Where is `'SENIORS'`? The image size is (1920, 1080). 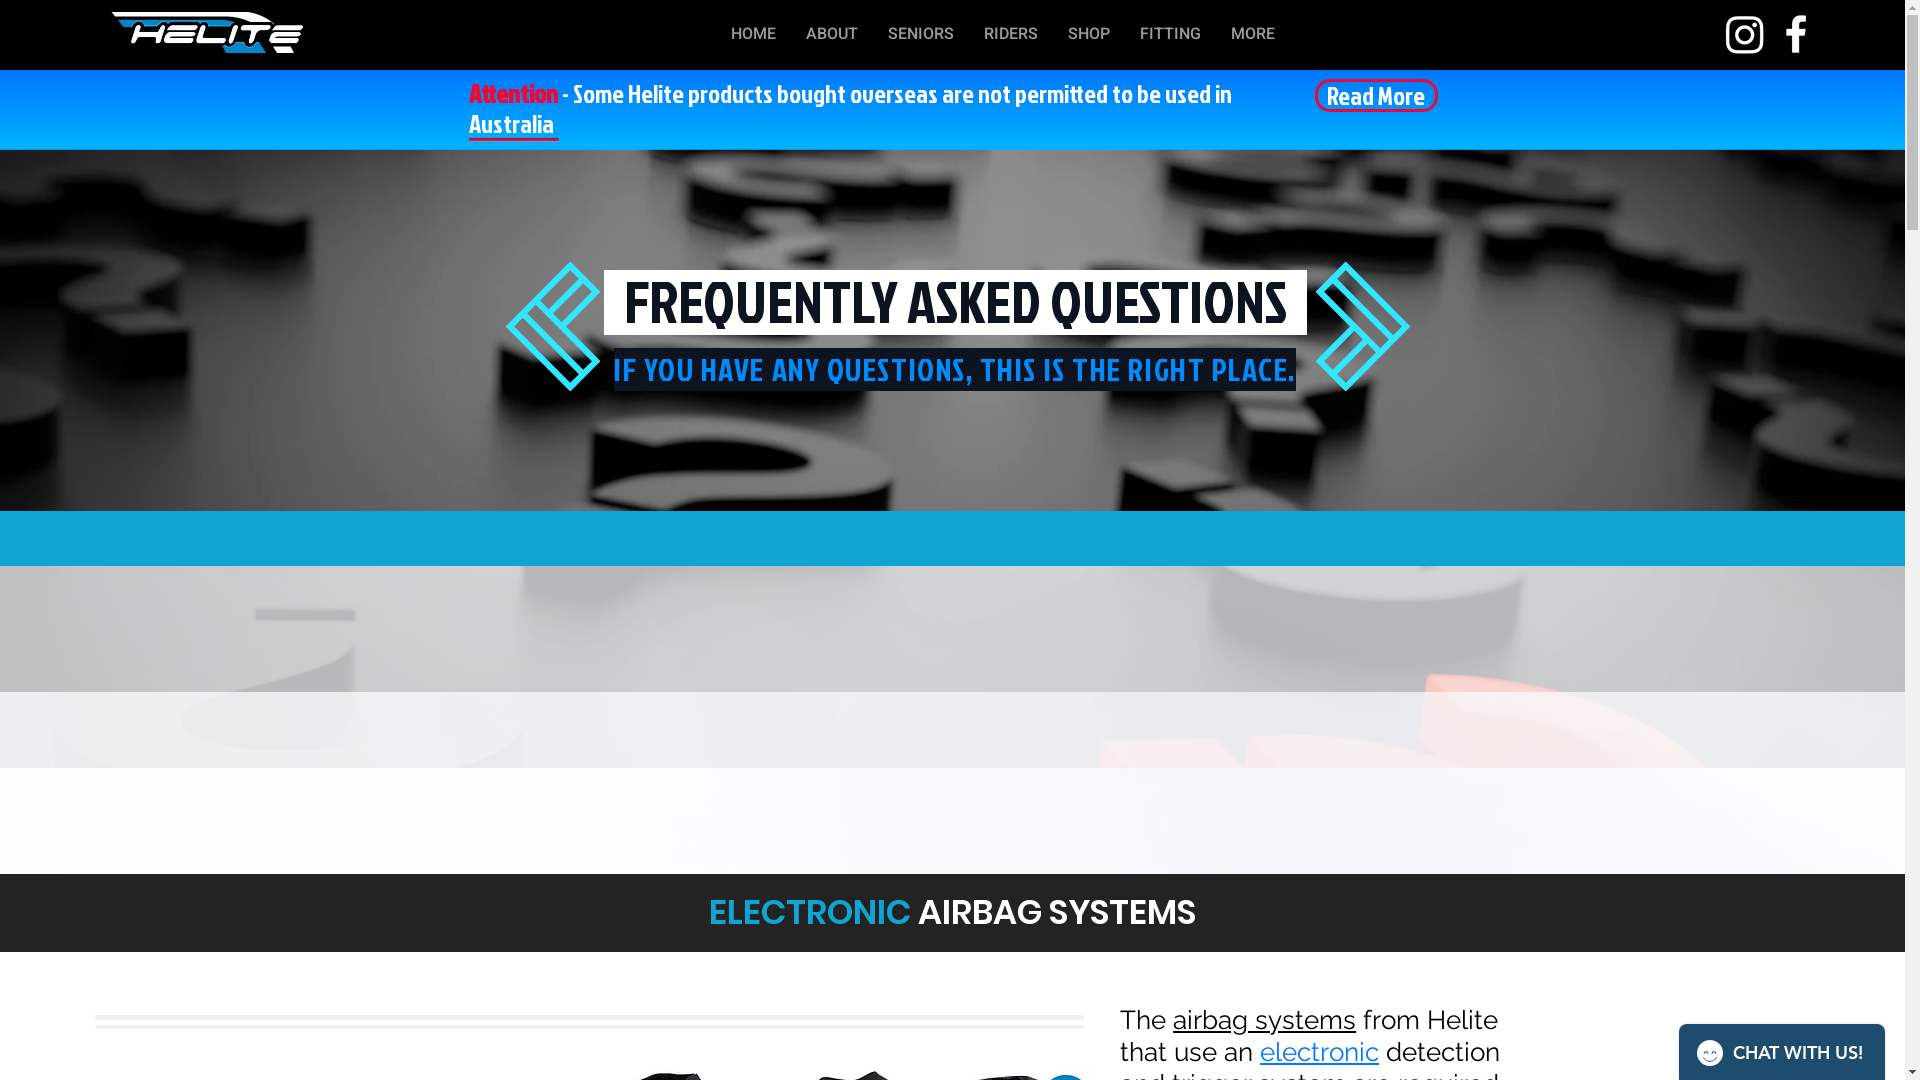 'SENIORS' is located at coordinates (920, 34).